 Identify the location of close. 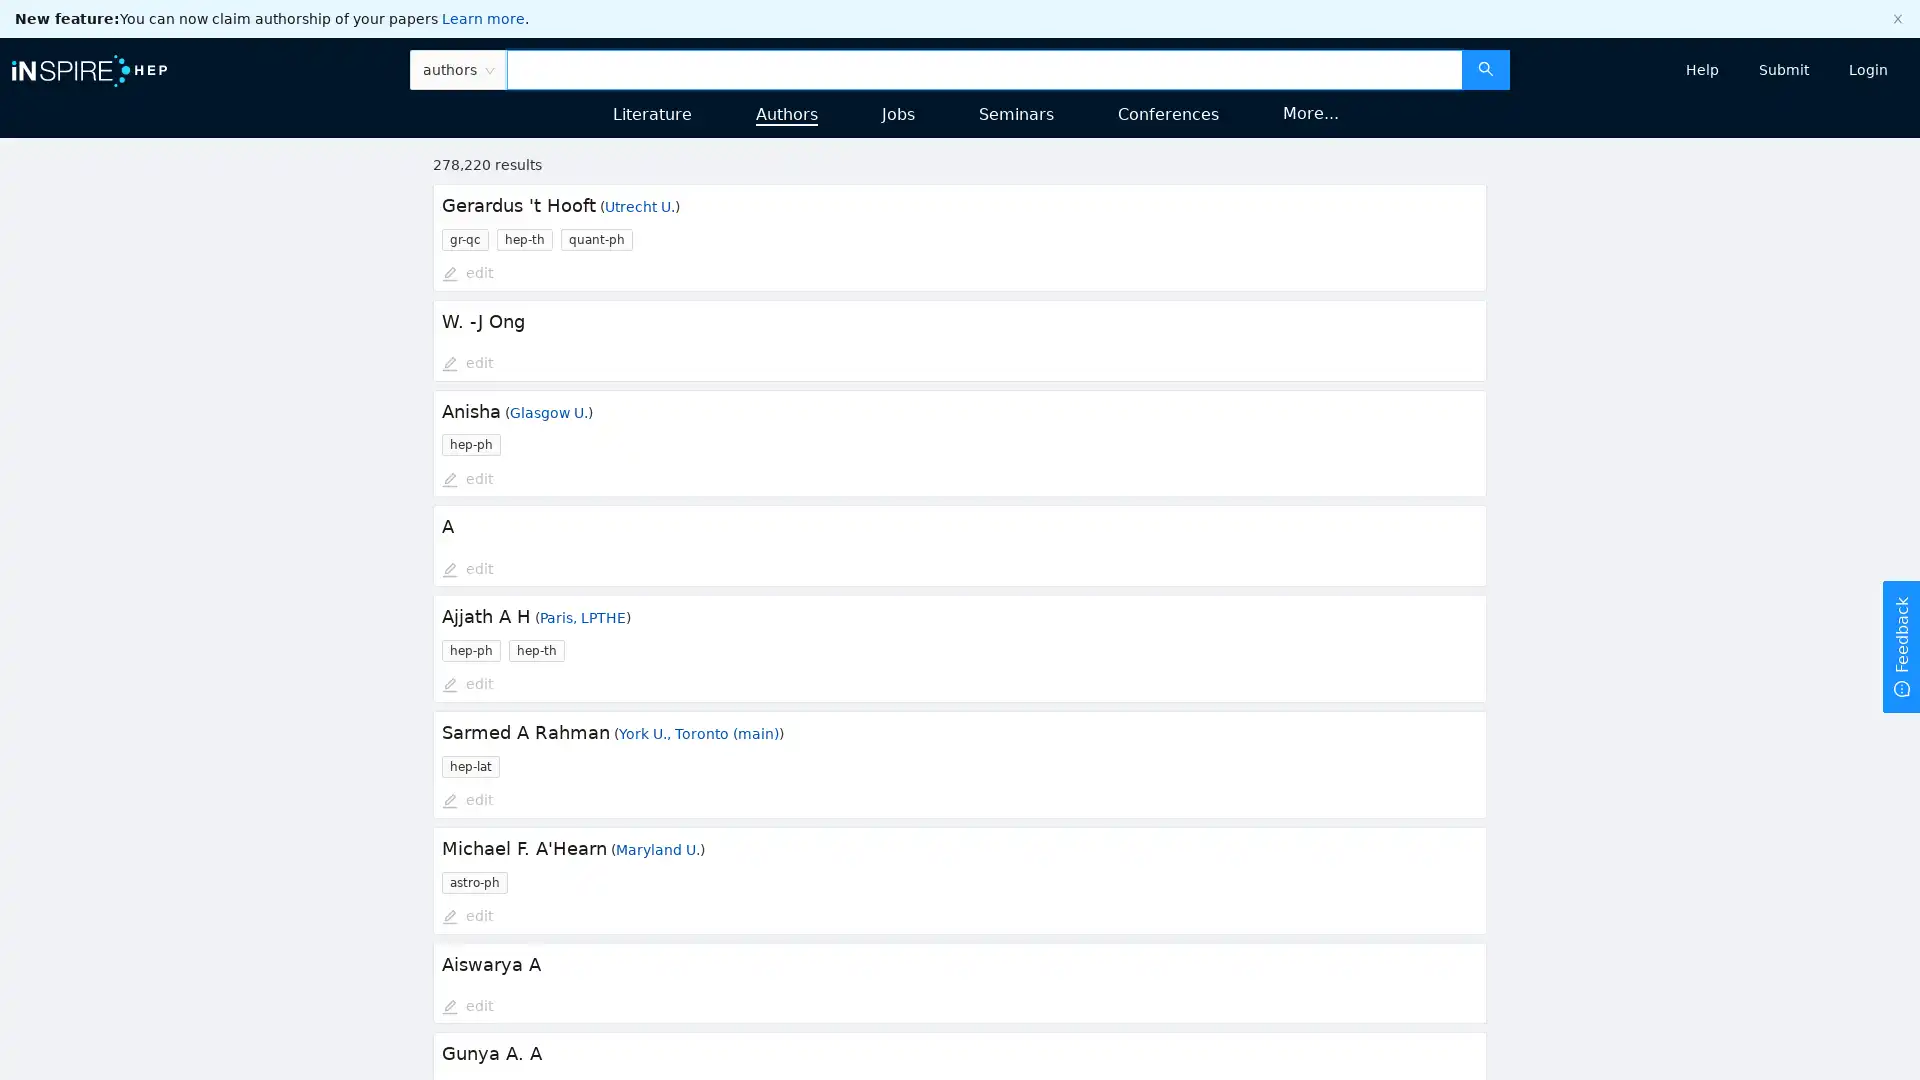
(1896, 19).